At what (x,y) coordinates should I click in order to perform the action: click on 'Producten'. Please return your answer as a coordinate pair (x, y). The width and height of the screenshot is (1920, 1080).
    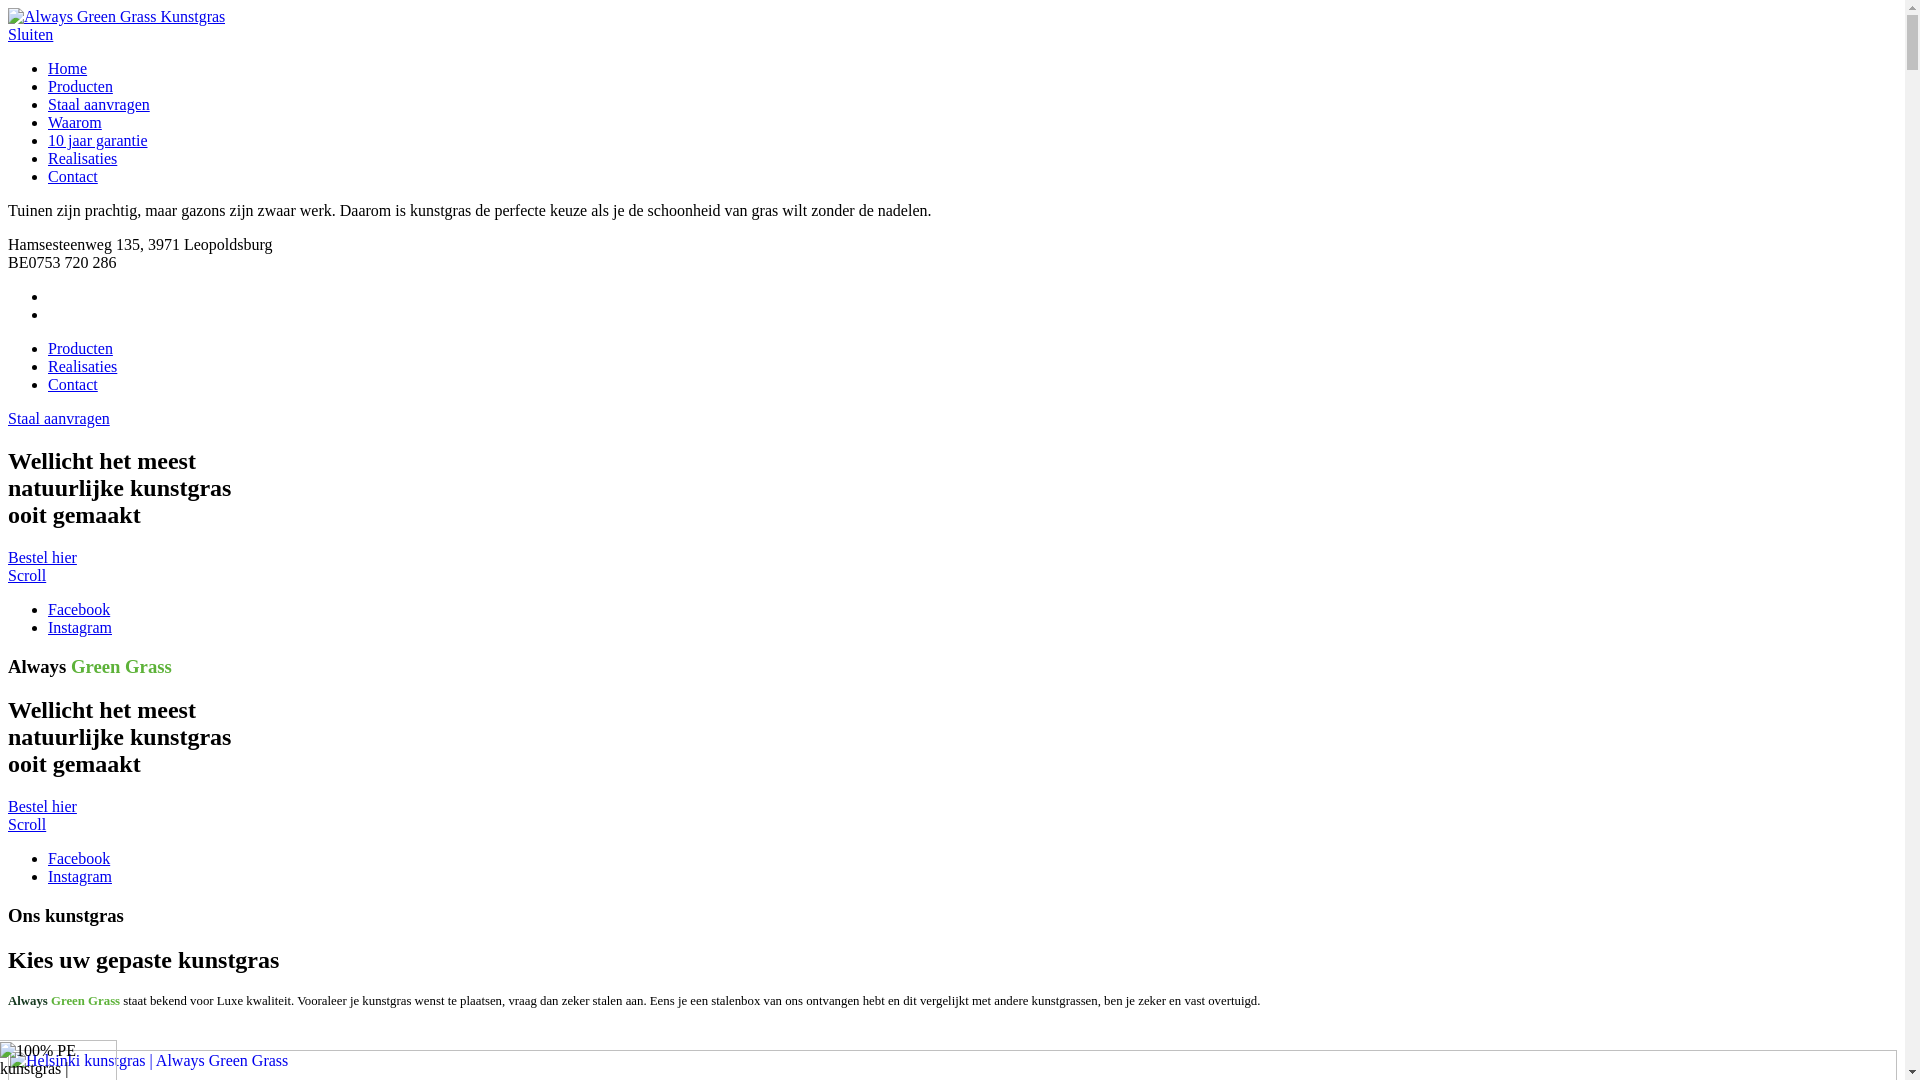
    Looking at the image, I should click on (80, 85).